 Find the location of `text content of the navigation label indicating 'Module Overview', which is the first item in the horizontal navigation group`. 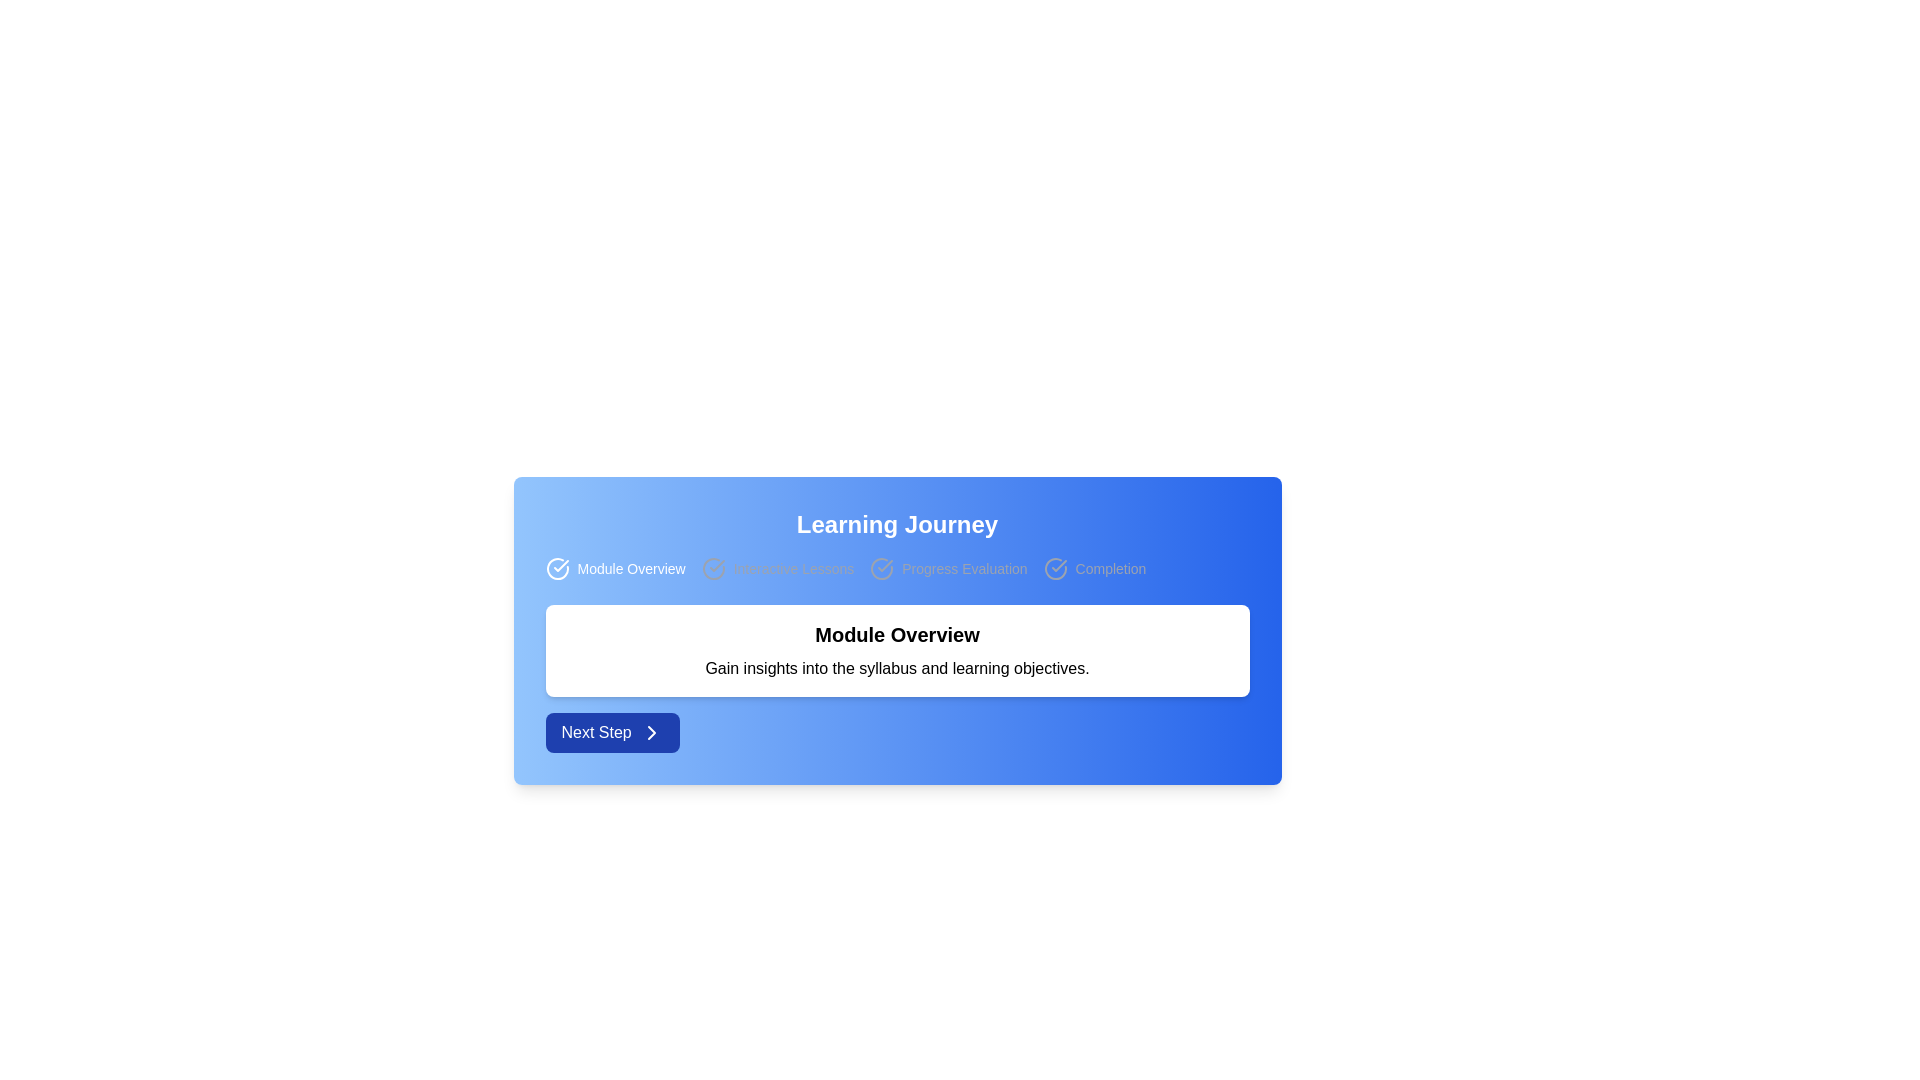

text content of the navigation label indicating 'Module Overview', which is the first item in the horizontal navigation group is located at coordinates (614, 569).